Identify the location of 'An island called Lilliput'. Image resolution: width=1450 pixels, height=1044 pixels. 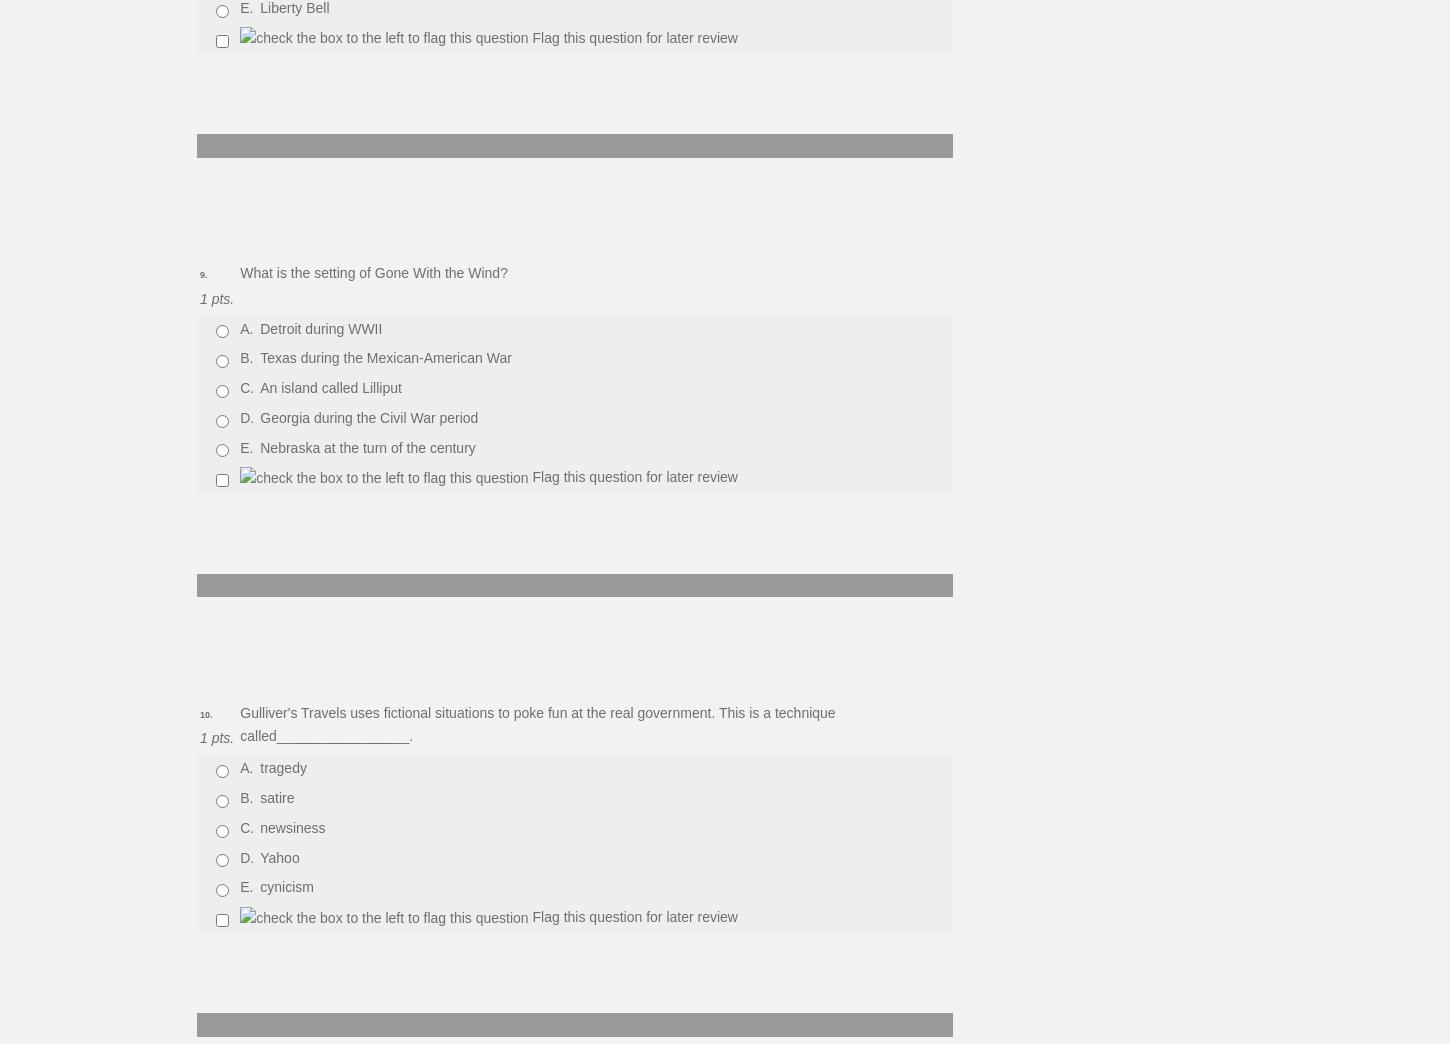
(330, 387).